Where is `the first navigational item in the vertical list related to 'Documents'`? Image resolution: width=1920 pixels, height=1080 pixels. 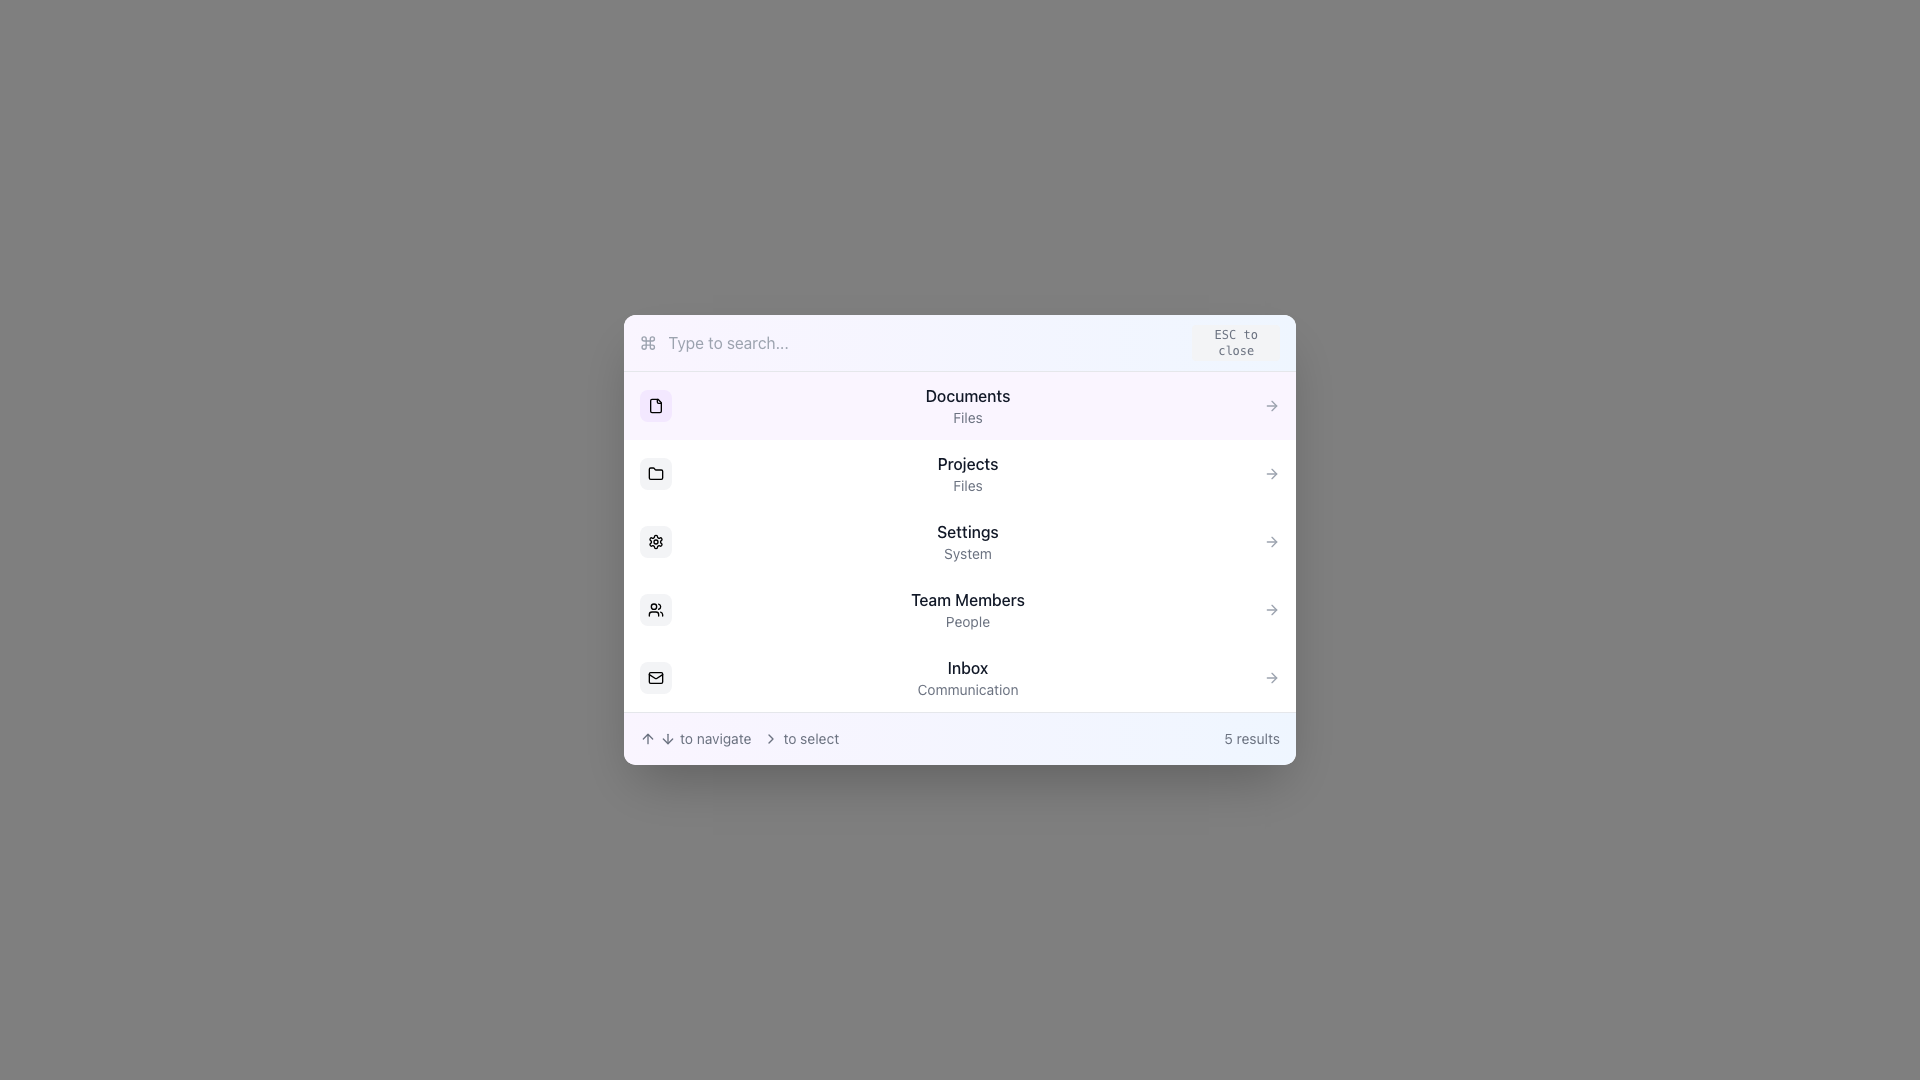
the first navigational item in the vertical list related to 'Documents' is located at coordinates (960, 405).